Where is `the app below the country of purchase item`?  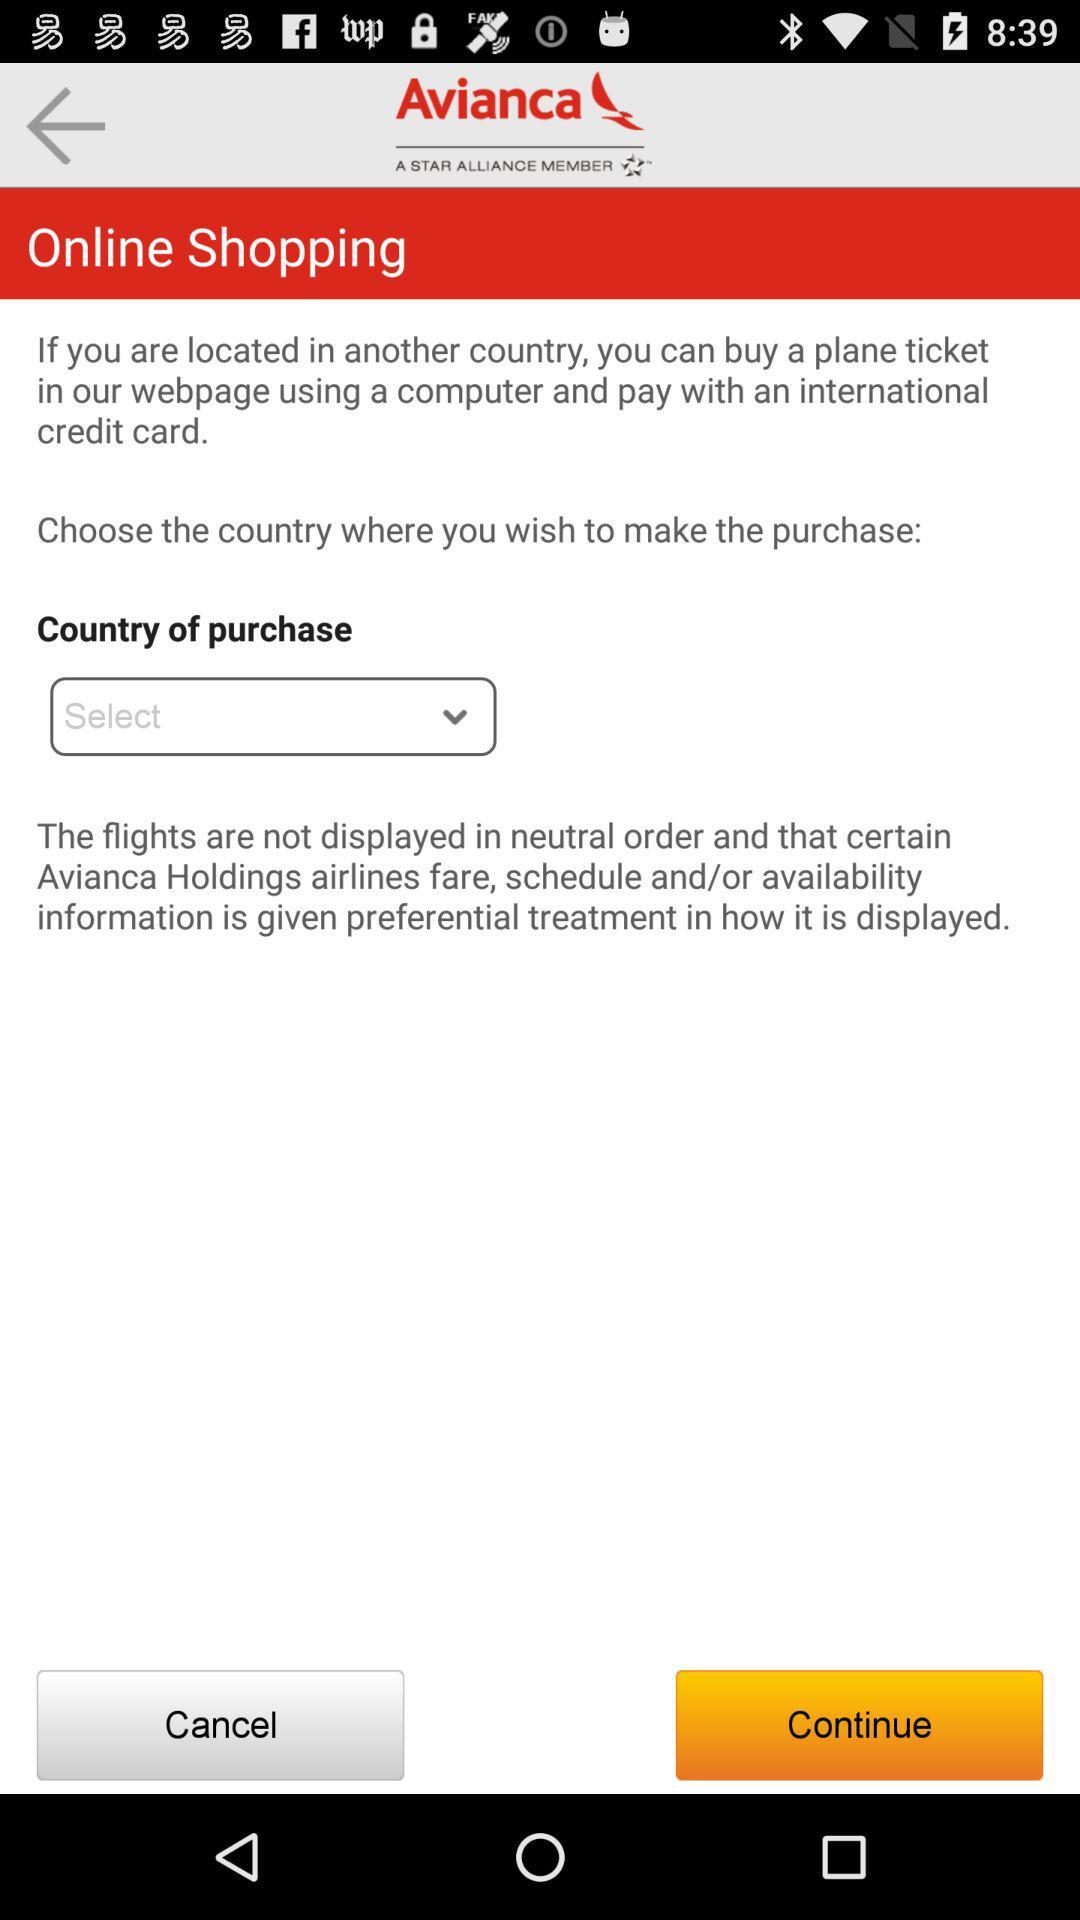
the app below the country of purchase item is located at coordinates (273, 716).